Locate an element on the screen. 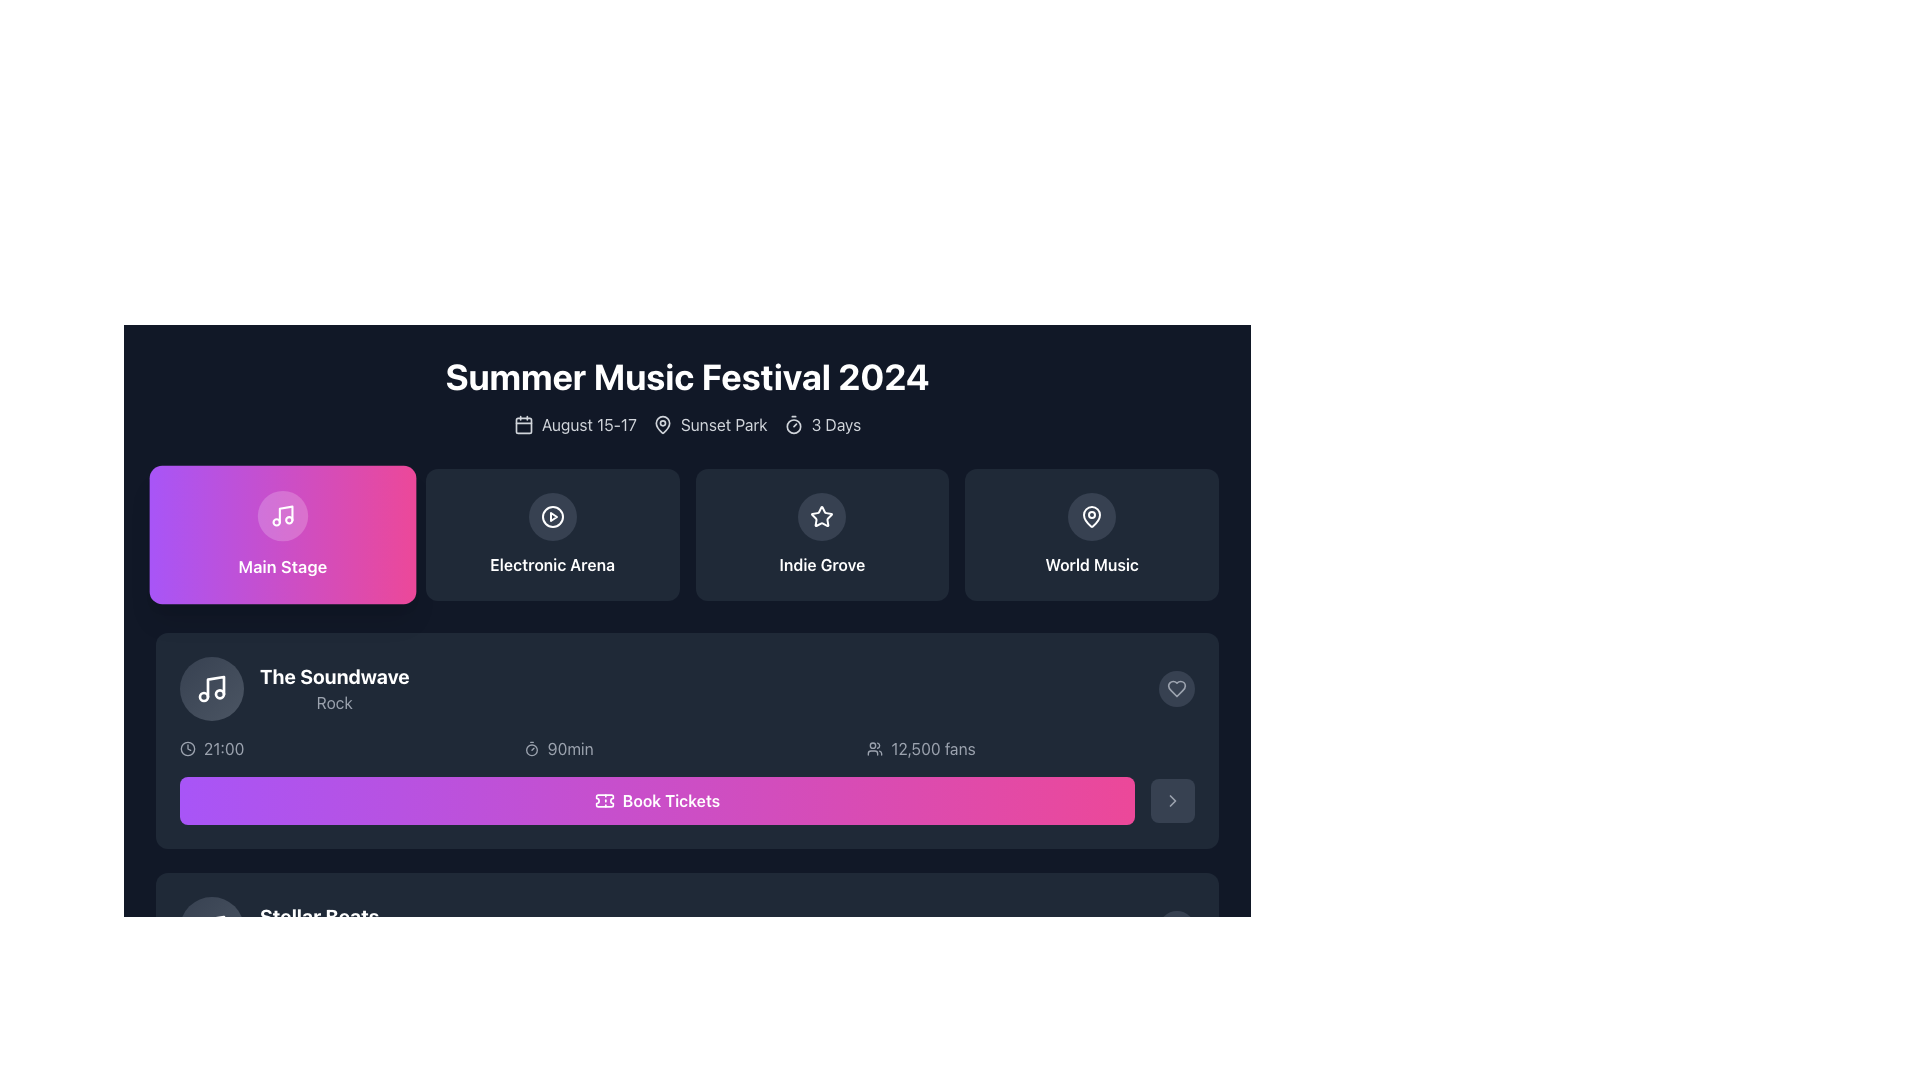 The image size is (1920, 1080). the central SVG circle element of the timer icon is located at coordinates (792, 425).